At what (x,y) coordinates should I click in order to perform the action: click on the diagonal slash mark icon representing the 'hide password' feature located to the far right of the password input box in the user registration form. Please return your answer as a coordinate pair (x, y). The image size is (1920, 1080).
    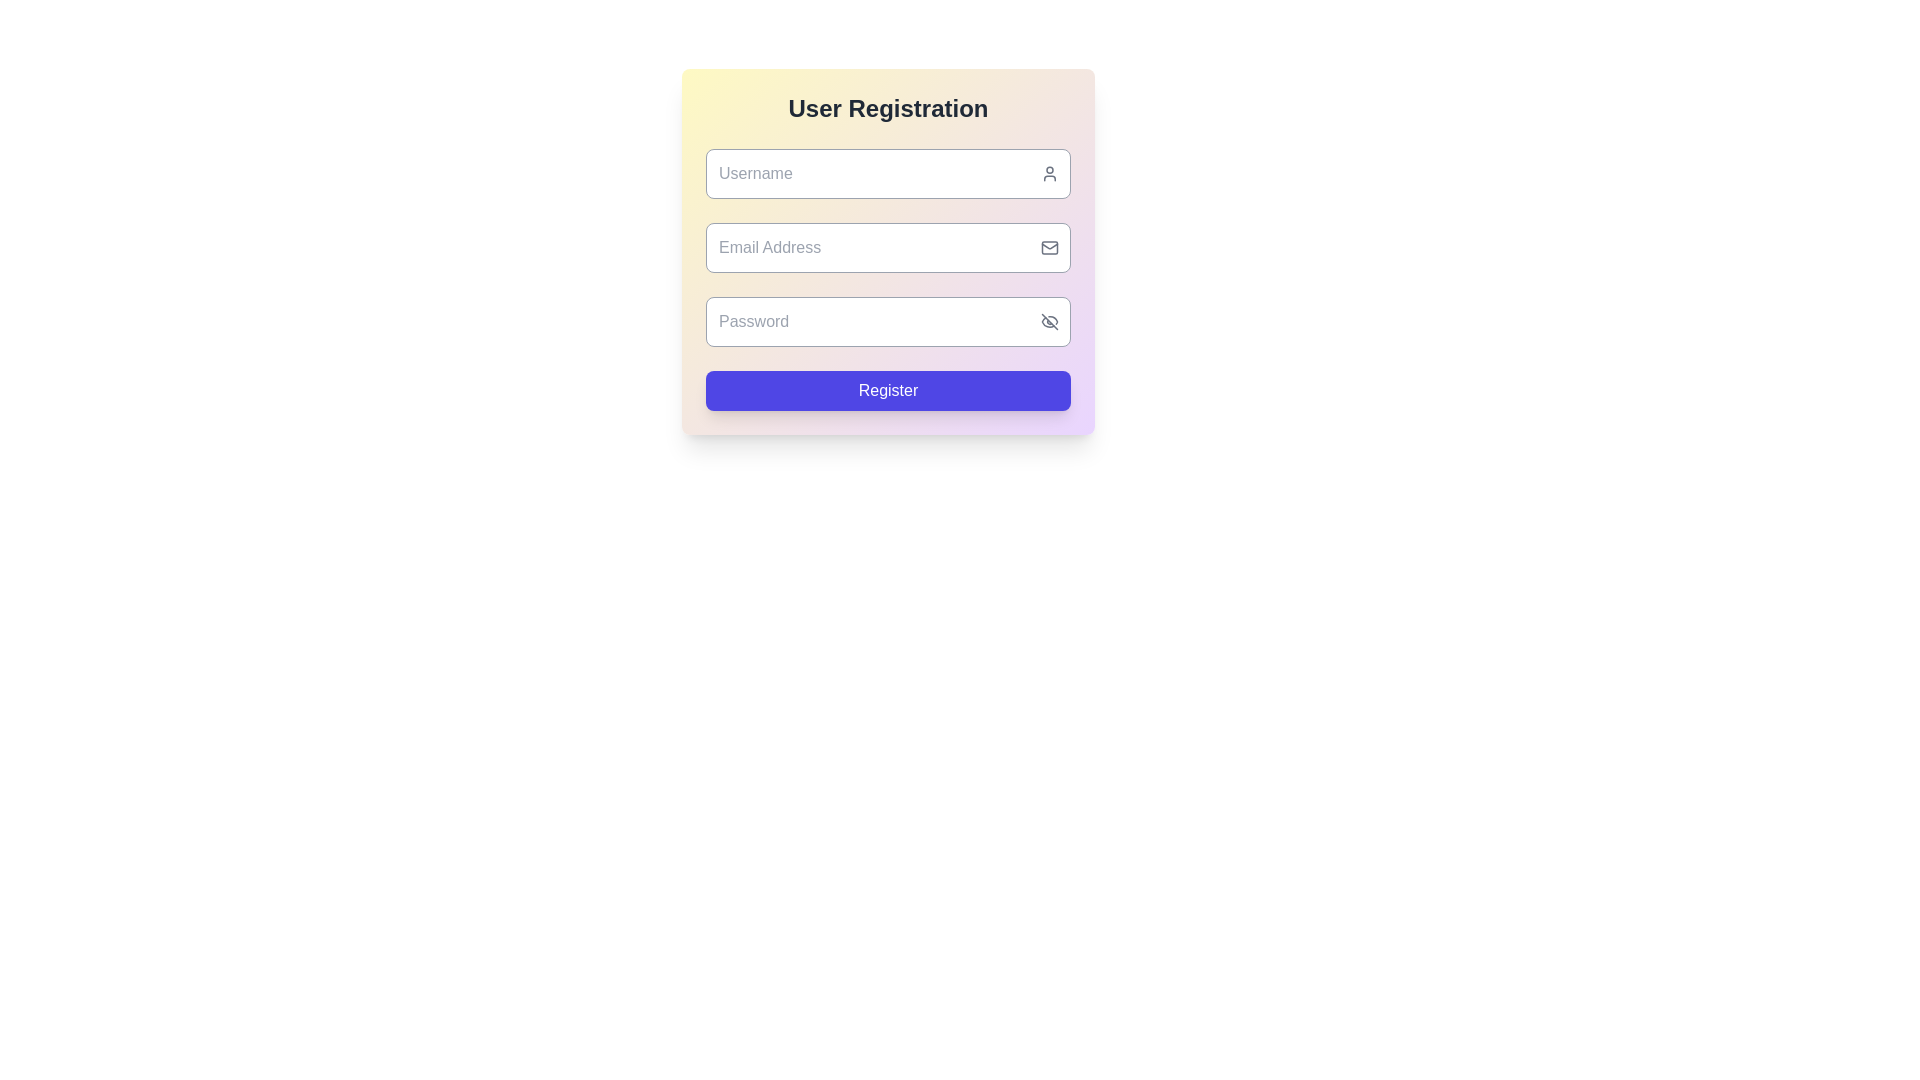
    Looking at the image, I should click on (1049, 320).